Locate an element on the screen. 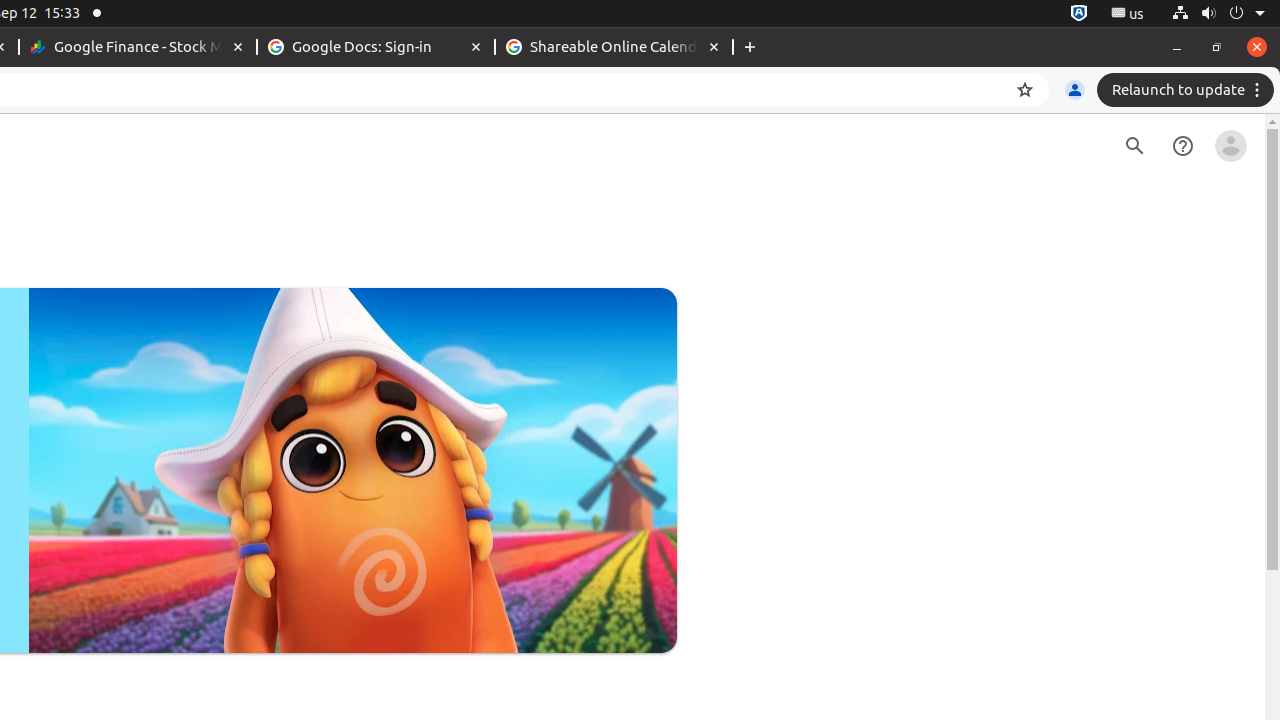  'Shareable Online Calendar and Scheduling - Google Calendar - Memory usage - 88.5 MB' is located at coordinates (613, 46).